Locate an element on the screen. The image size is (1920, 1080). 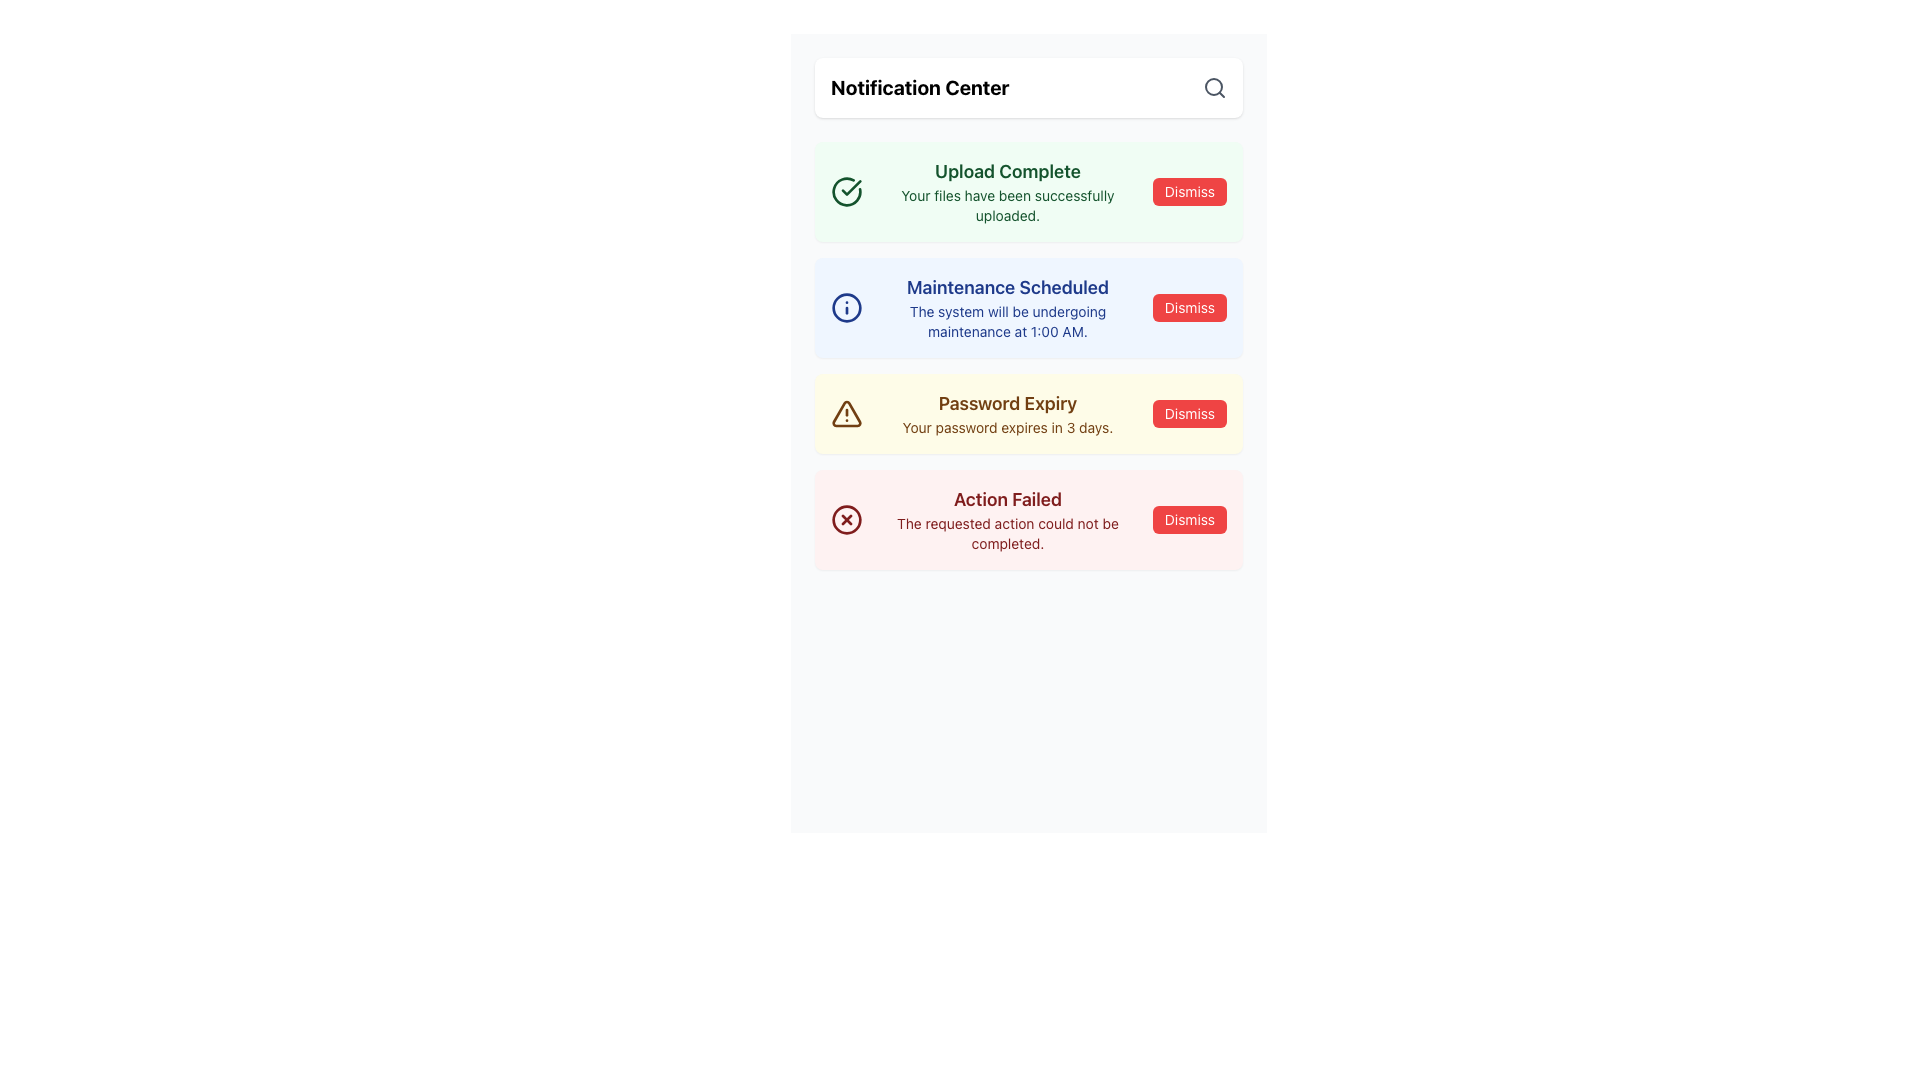
text from the primary header of the last notification box, which indicates a failure action alert, located at the bottom of the 'Notification Center' is located at coordinates (1008, 499).